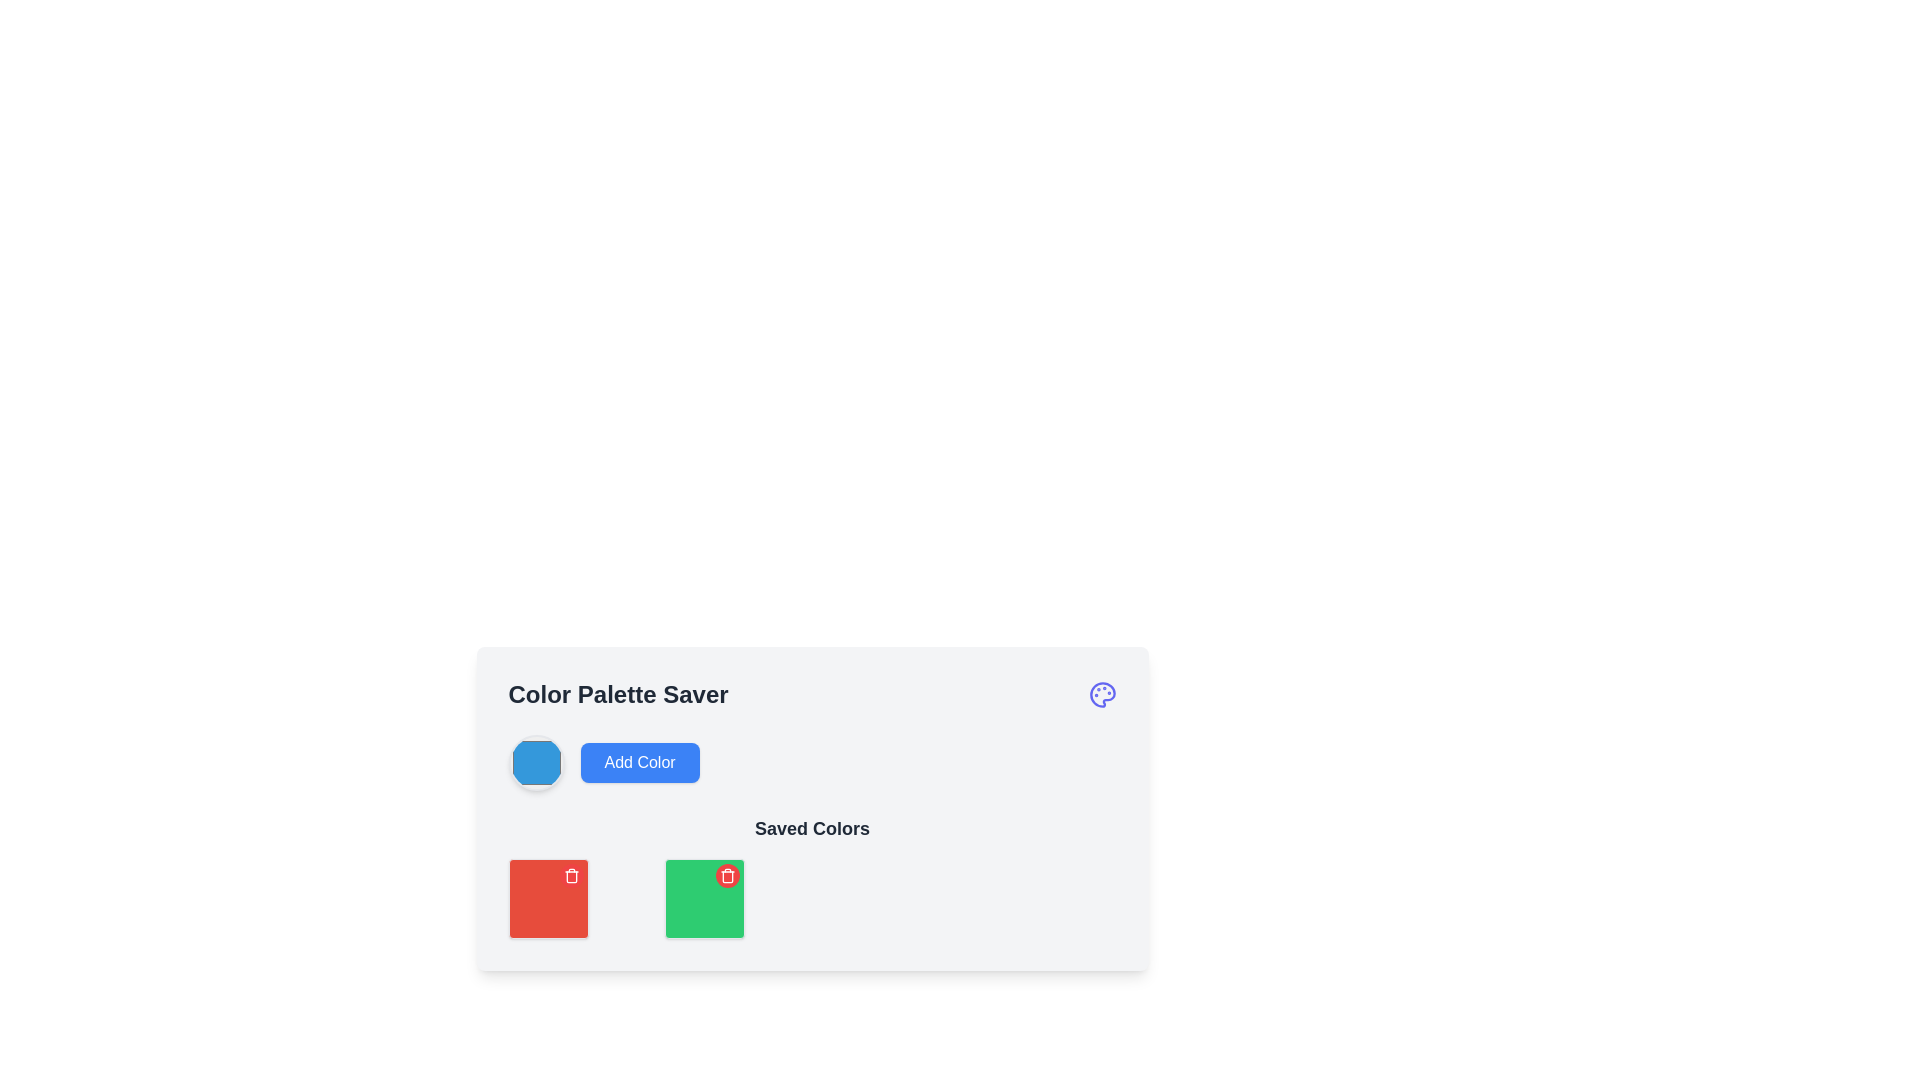 The height and width of the screenshot is (1080, 1920). What do you see at coordinates (570, 874) in the screenshot?
I see `the circular red button with a white trash bin icon located in the upper right part of the red square in the 'Saved Colors' section` at bounding box center [570, 874].